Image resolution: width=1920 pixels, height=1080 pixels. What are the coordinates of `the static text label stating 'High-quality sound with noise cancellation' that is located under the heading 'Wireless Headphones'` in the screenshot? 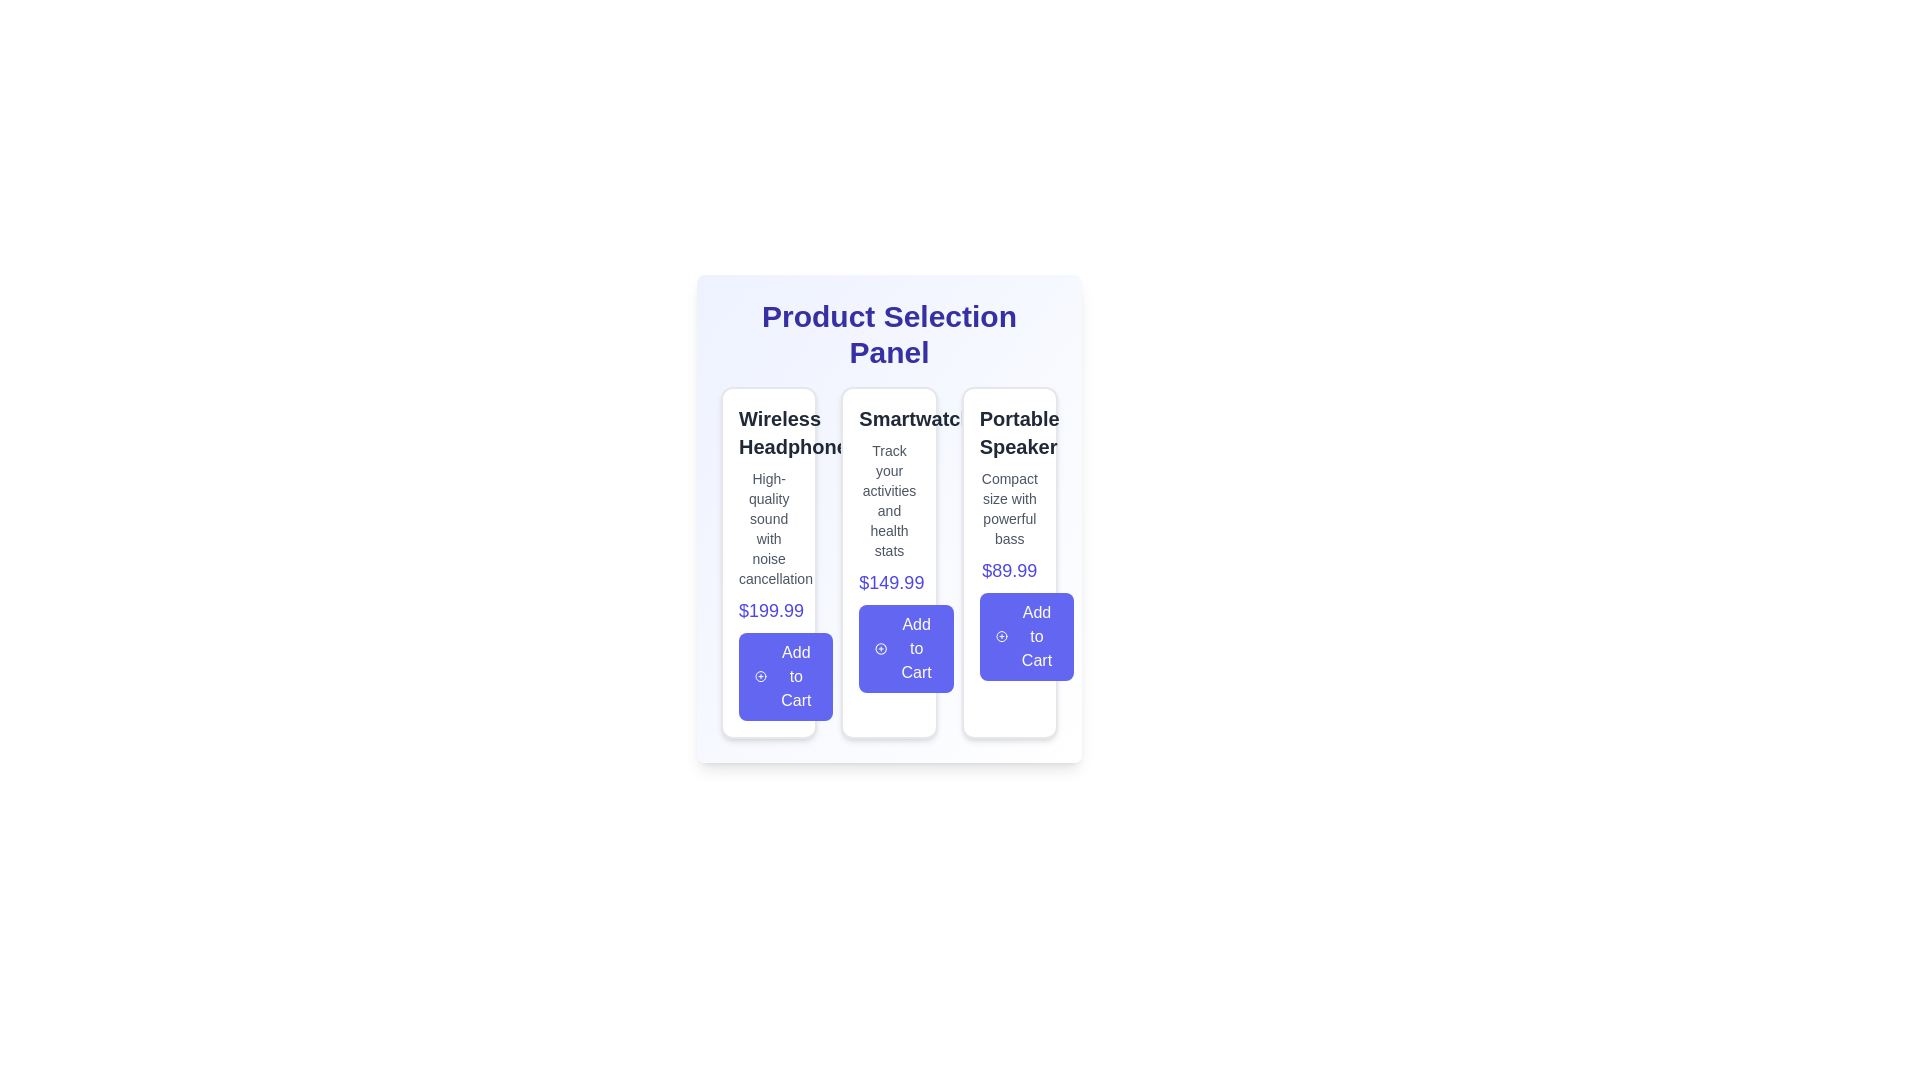 It's located at (768, 527).